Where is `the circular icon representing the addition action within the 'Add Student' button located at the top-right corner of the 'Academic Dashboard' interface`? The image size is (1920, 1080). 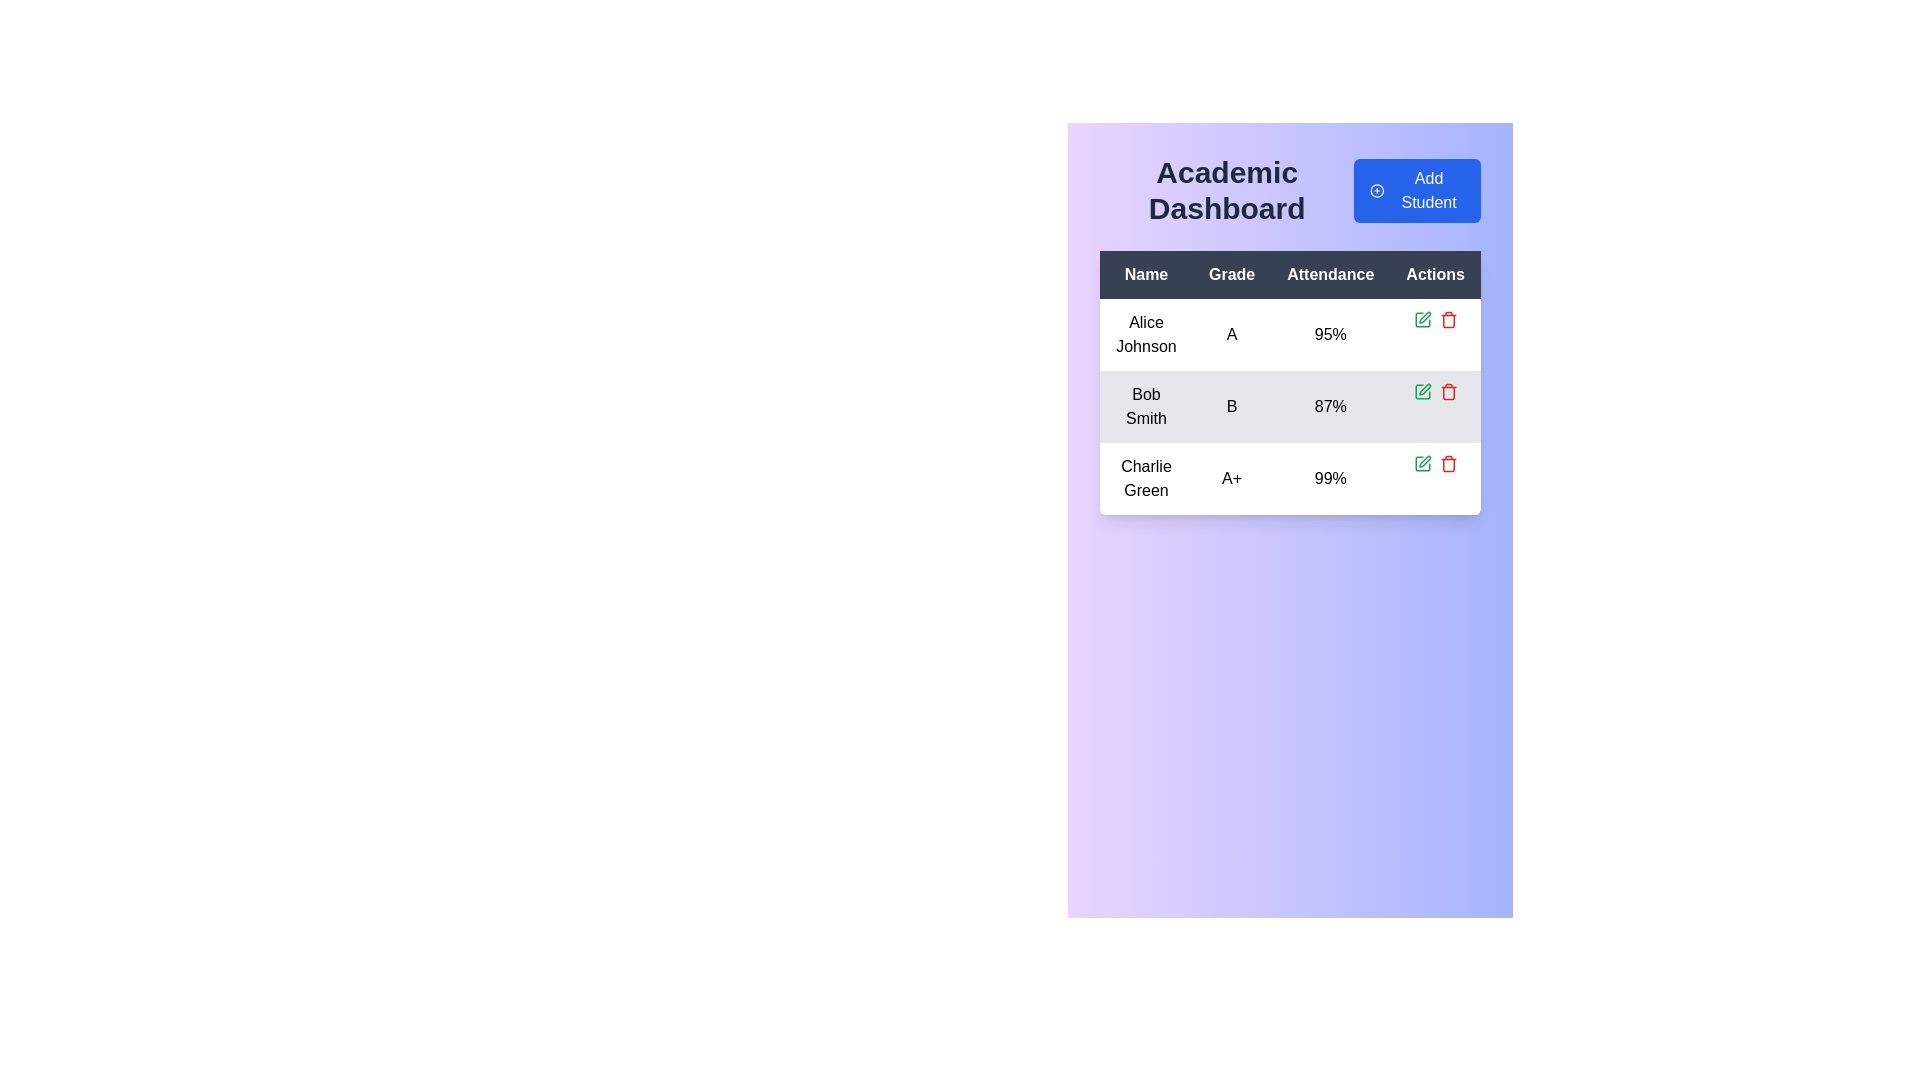
the circular icon representing the addition action within the 'Add Student' button located at the top-right corner of the 'Academic Dashboard' interface is located at coordinates (1376, 191).